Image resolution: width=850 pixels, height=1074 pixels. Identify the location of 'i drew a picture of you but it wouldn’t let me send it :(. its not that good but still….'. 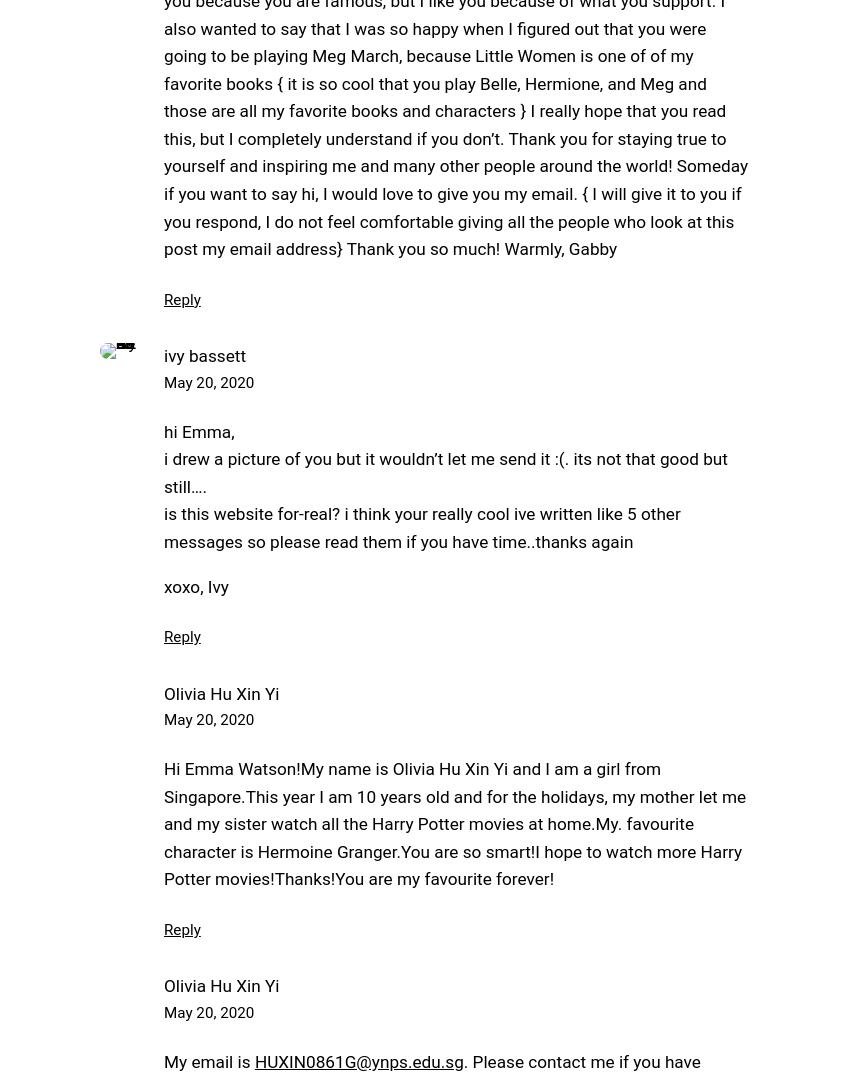
(444, 471).